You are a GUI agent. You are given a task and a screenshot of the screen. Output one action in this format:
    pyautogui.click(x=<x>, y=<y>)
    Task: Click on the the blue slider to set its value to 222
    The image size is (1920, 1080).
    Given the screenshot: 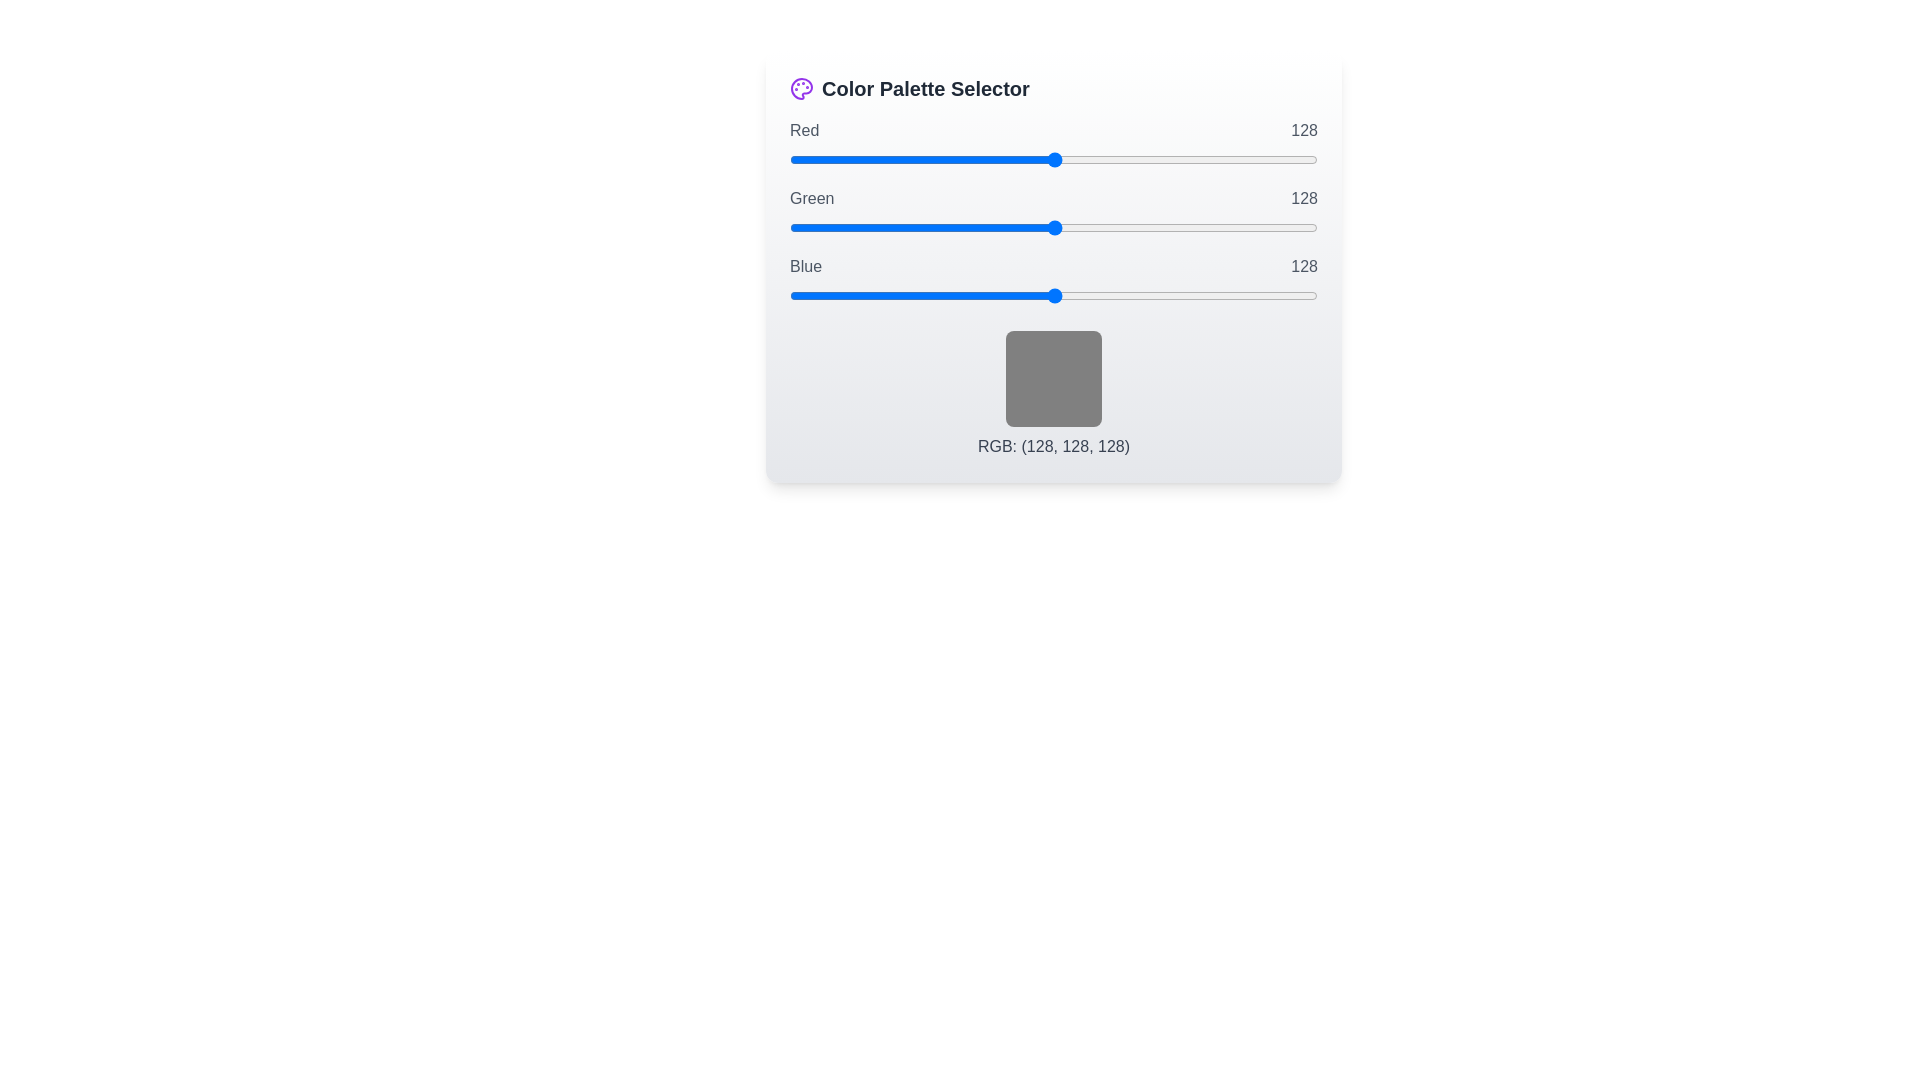 What is the action you would take?
    pyautogui.click(x=1248, y=296)
    